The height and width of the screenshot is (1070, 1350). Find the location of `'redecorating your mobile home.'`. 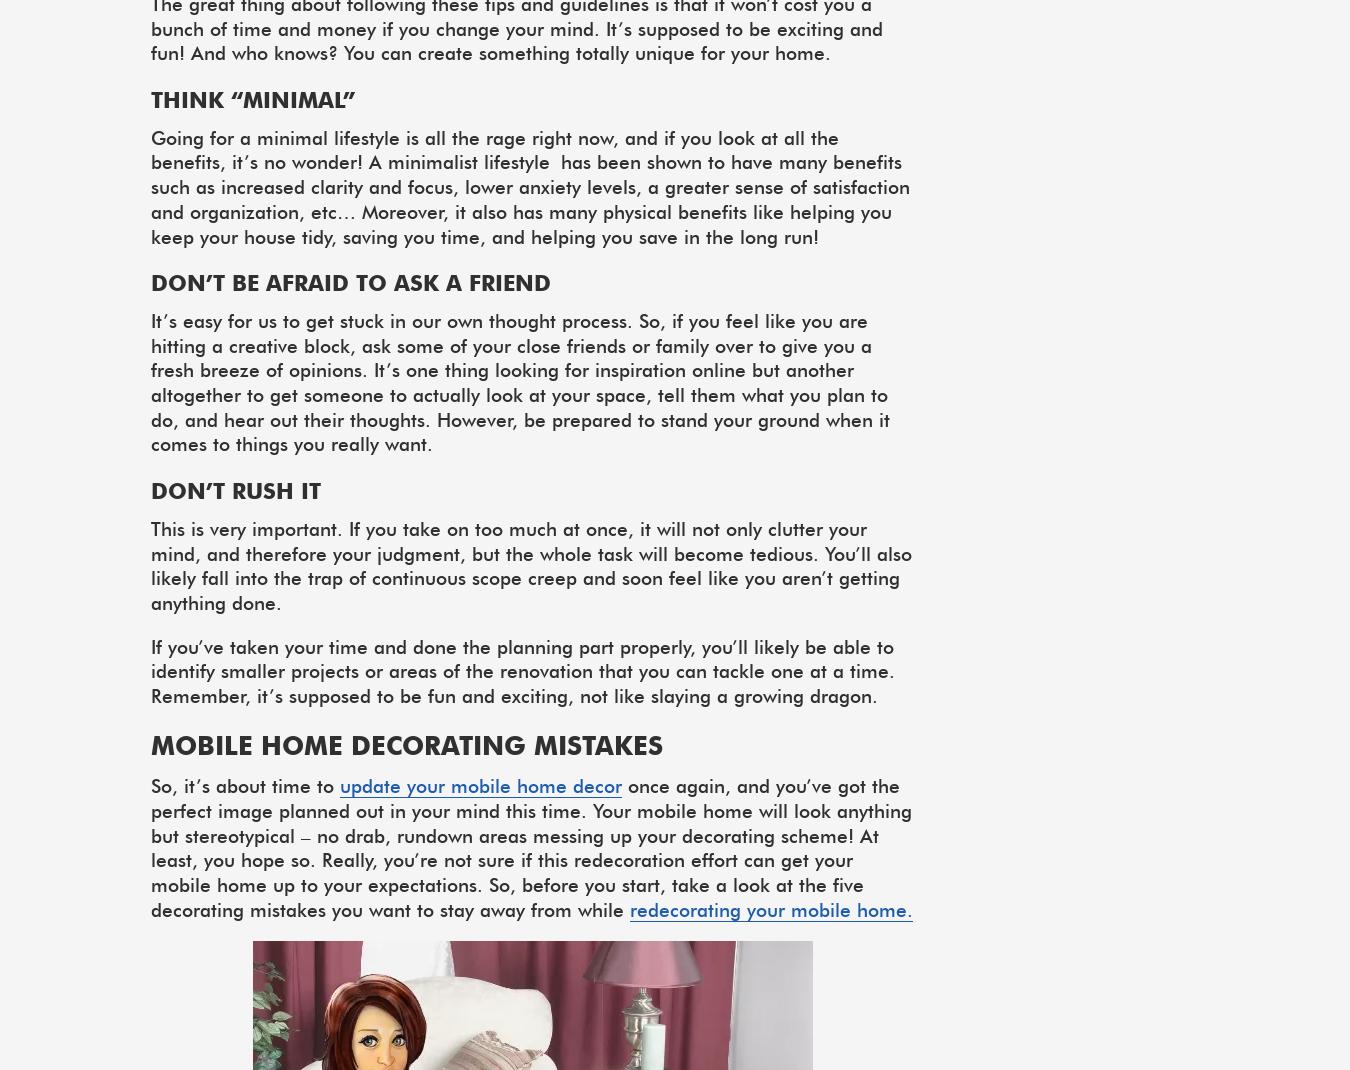

'redecorating your mobile home.' is located at coordinates (770, 907).